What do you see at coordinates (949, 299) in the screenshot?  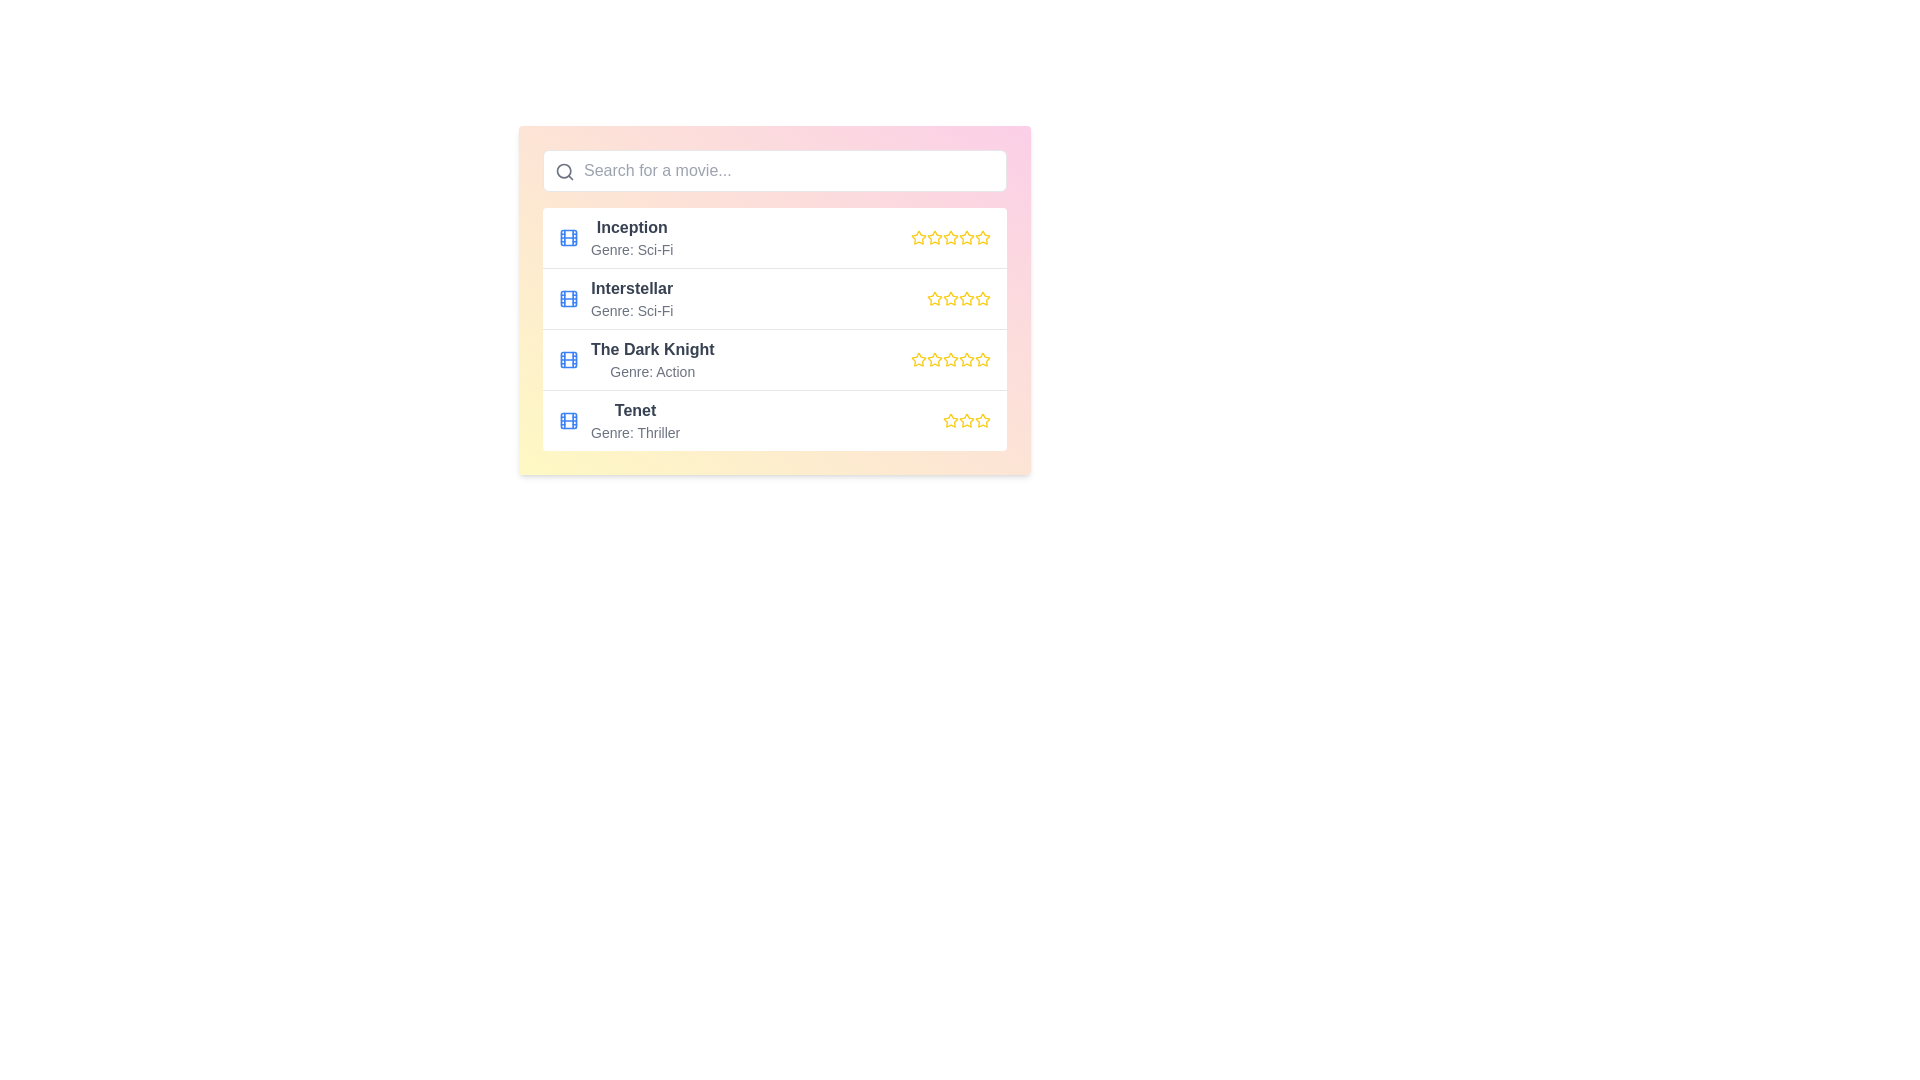 I see `the third star icon in the rating system for the movie 'Interstellar' to trigger a tooltip or visual feedback` at bounding box center [949, 299].